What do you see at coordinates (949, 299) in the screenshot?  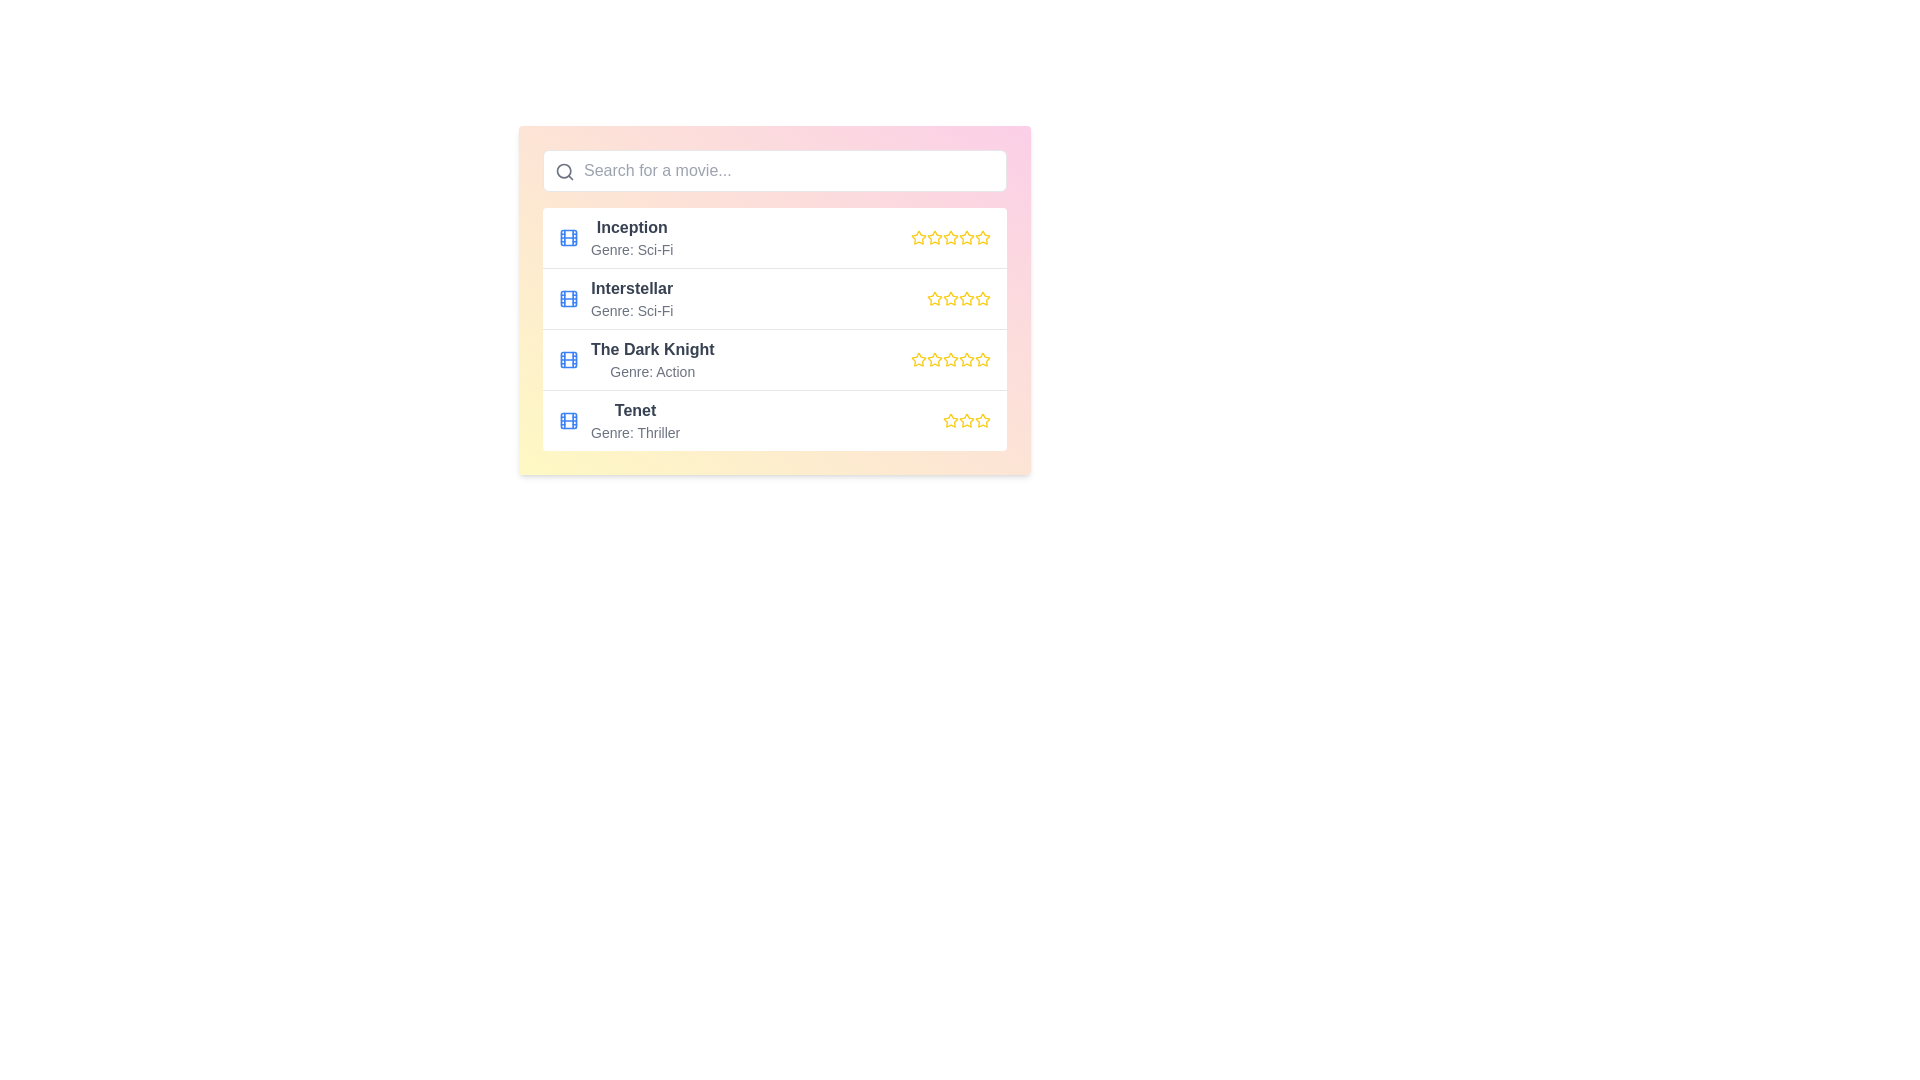 I see `the third star icon in the rating system for the movie 'Interstellar' to trigger a tooltip or visual feedback` at bounding box center [949, 299].